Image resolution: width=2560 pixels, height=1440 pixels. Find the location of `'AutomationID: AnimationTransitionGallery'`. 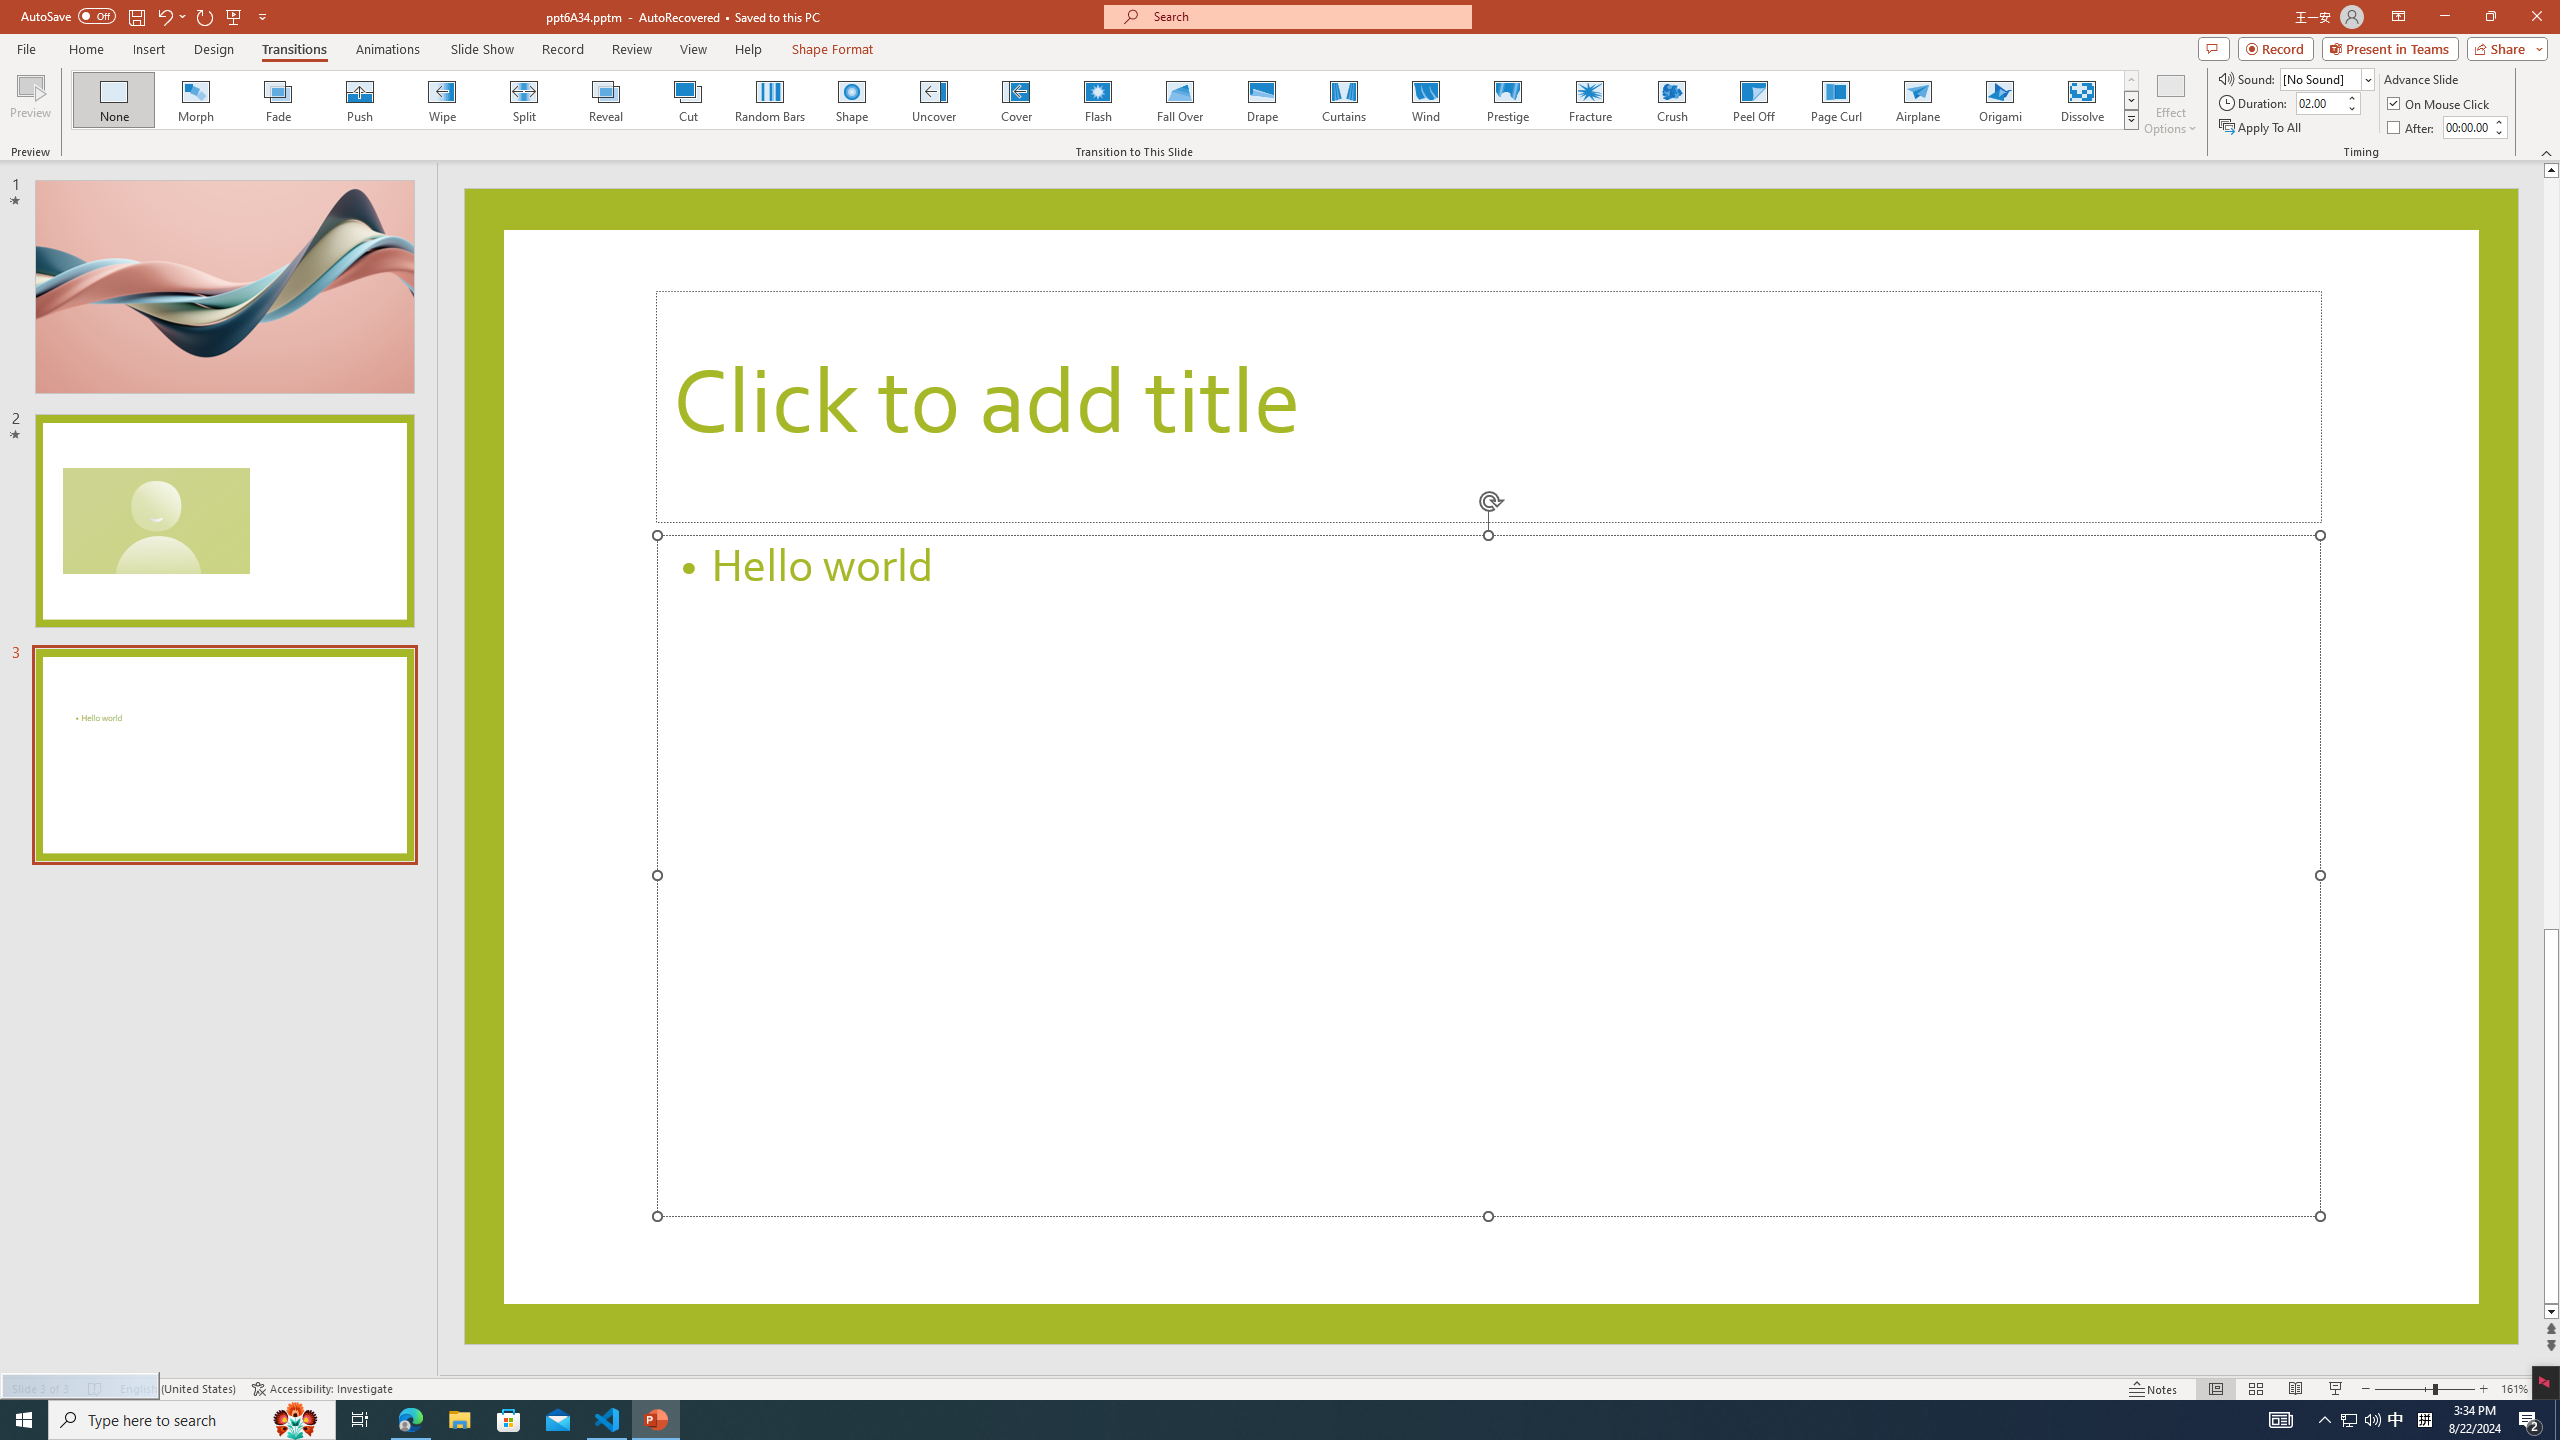

'AutomationID: AnimationTransitionGallery' is located at coordinates (1104, 99).